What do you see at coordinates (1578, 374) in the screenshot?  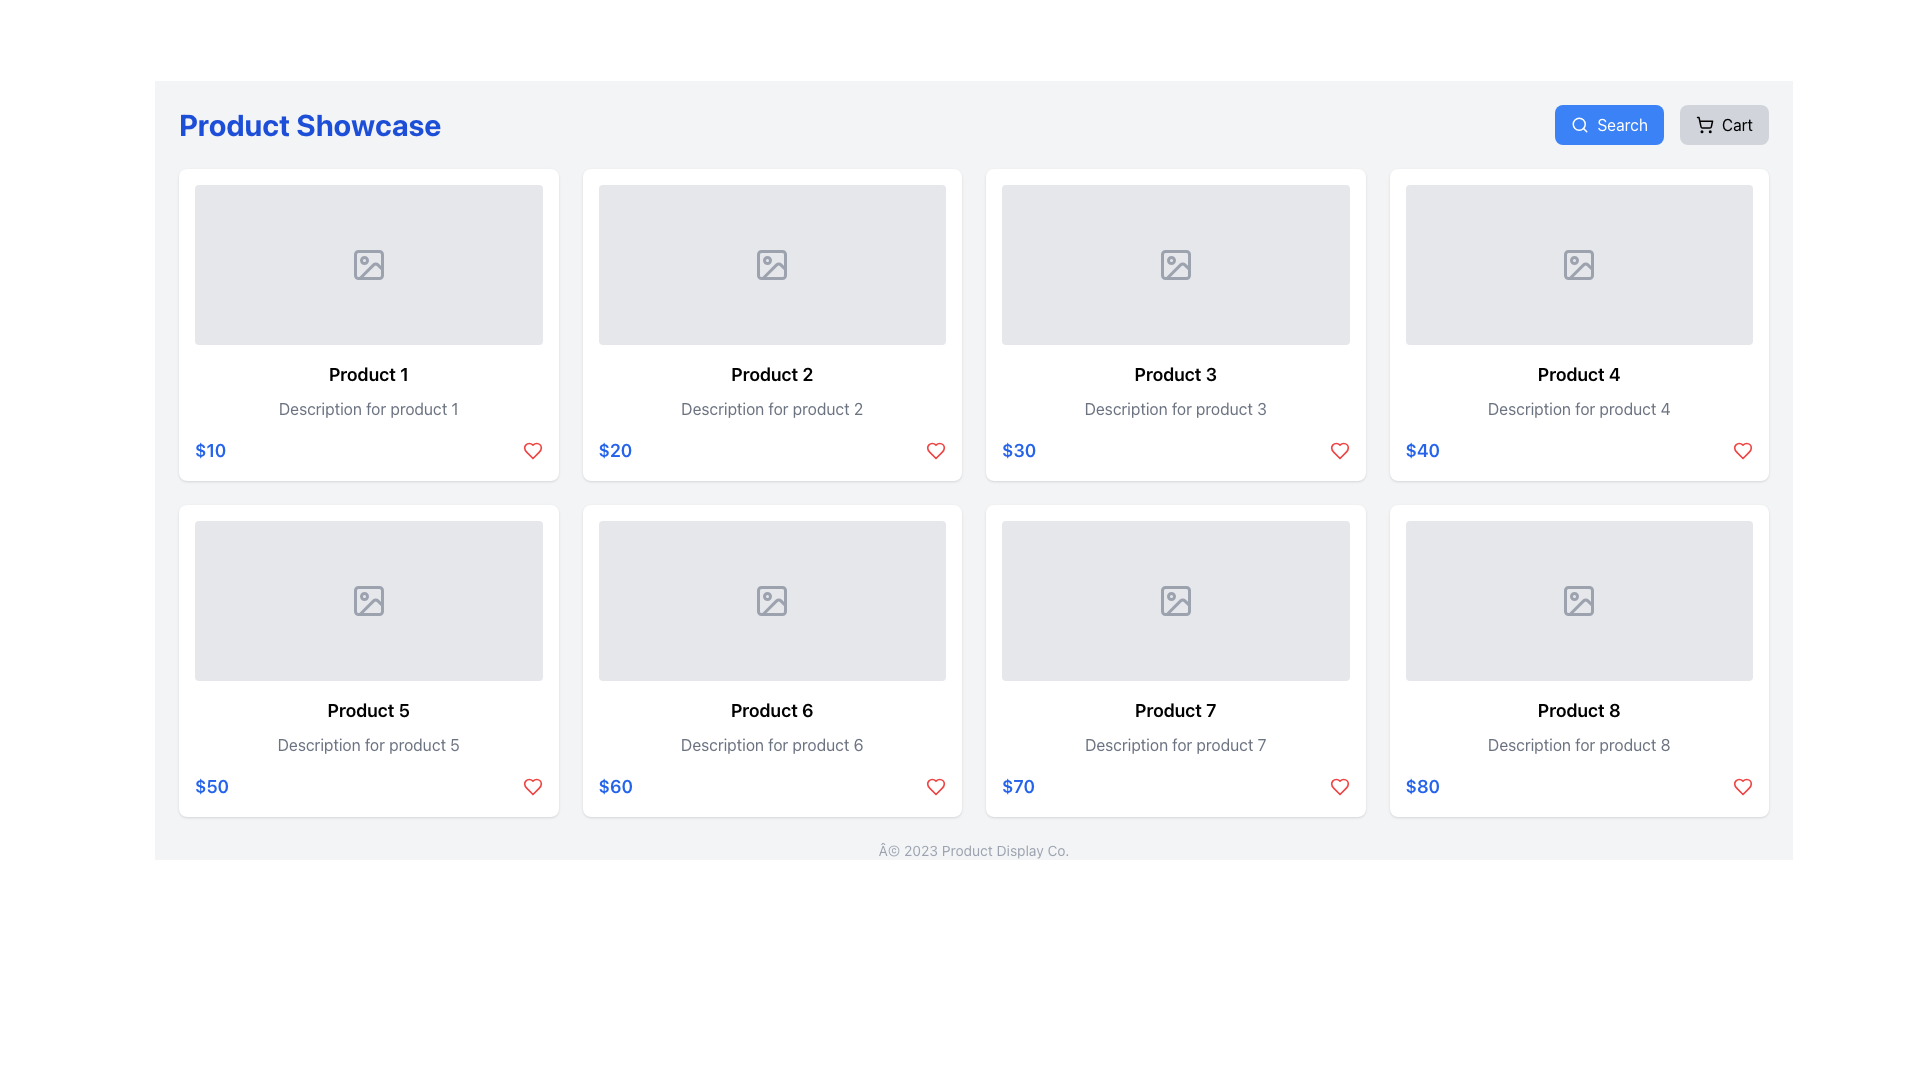 I see `the product title text label, which is centrally positioned above the description text and below an image placeholder in the fourth position of the grid layout, to associate it with the product it labels` at bounding box center [1578, 374].